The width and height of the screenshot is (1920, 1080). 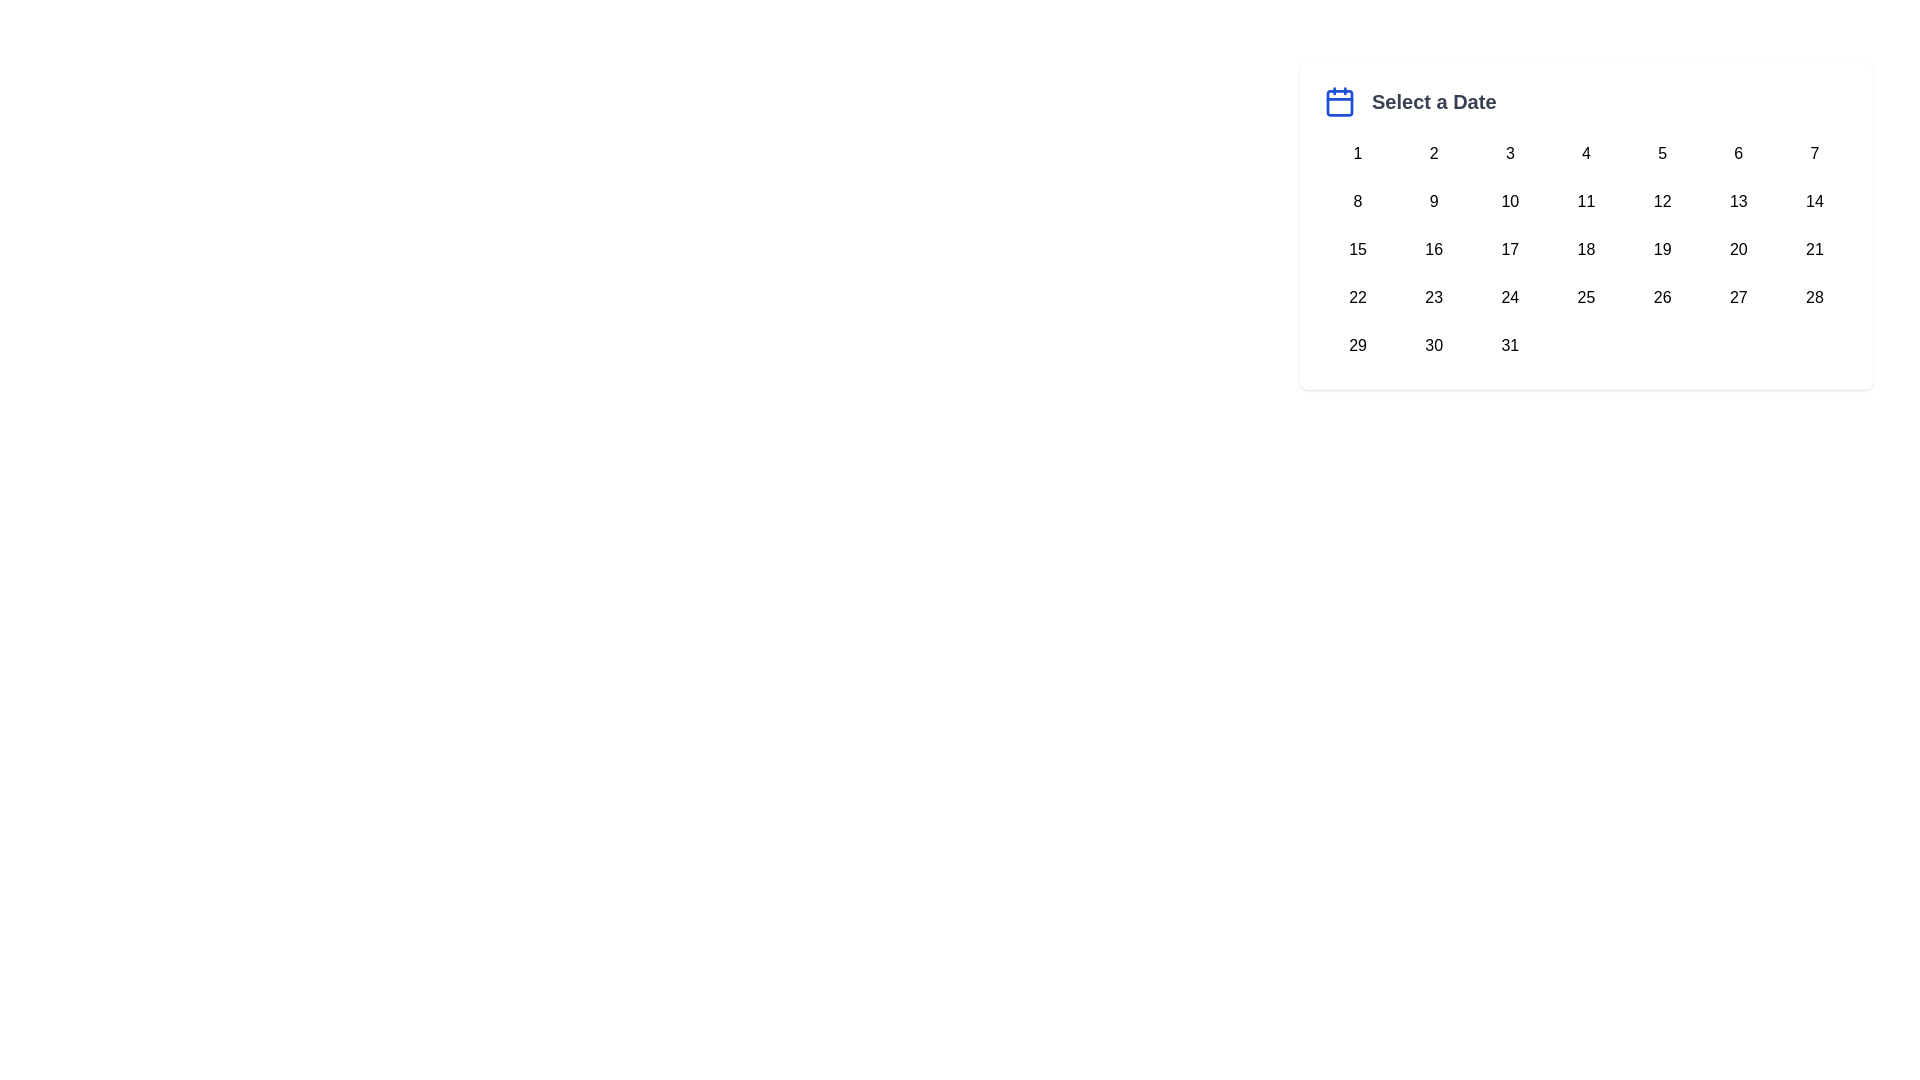 I want to click on the button representing the 21st day of the month in the date picker titled 'Select a Date', so click(x=1814, y=249).